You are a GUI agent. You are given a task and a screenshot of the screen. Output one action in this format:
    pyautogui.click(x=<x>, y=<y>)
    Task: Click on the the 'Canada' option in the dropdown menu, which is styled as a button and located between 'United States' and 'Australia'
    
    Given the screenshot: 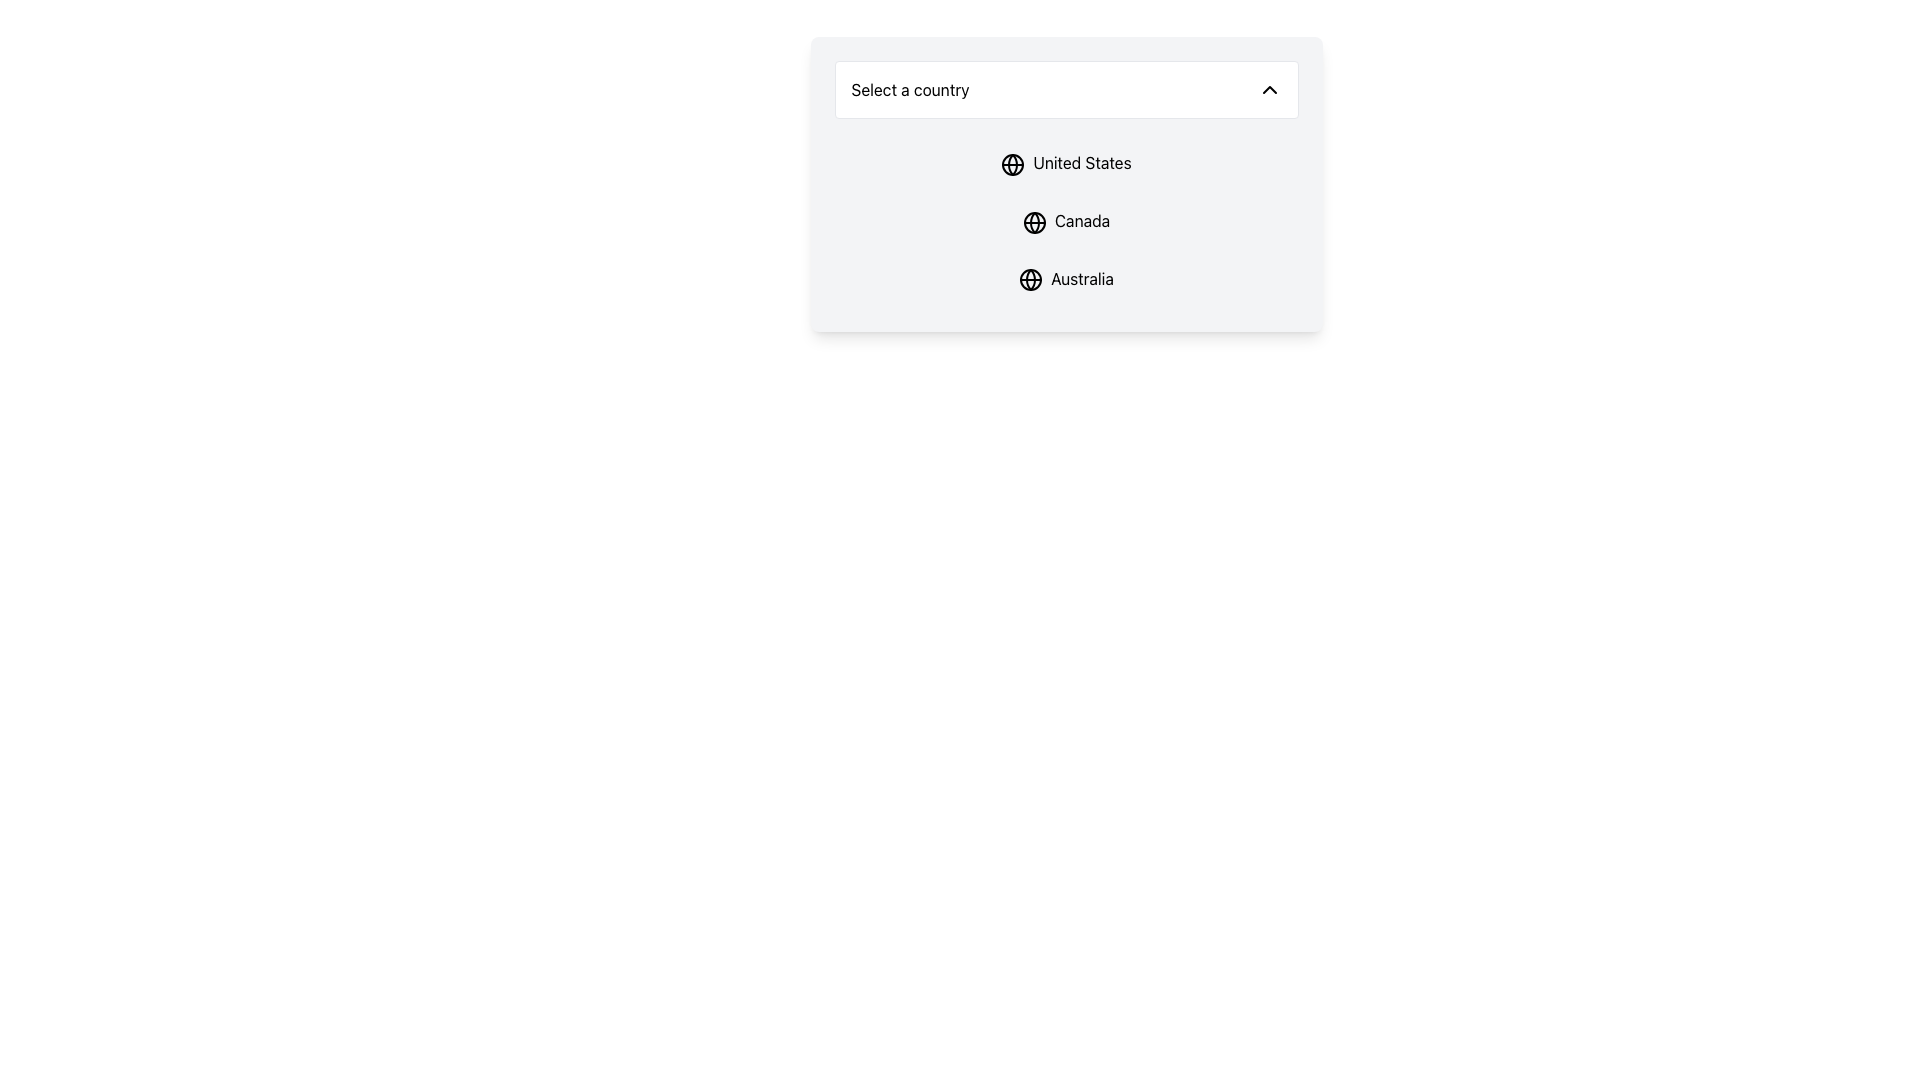 What is the action you would take?
    pyautogui.click(x=1065, y=221)
    